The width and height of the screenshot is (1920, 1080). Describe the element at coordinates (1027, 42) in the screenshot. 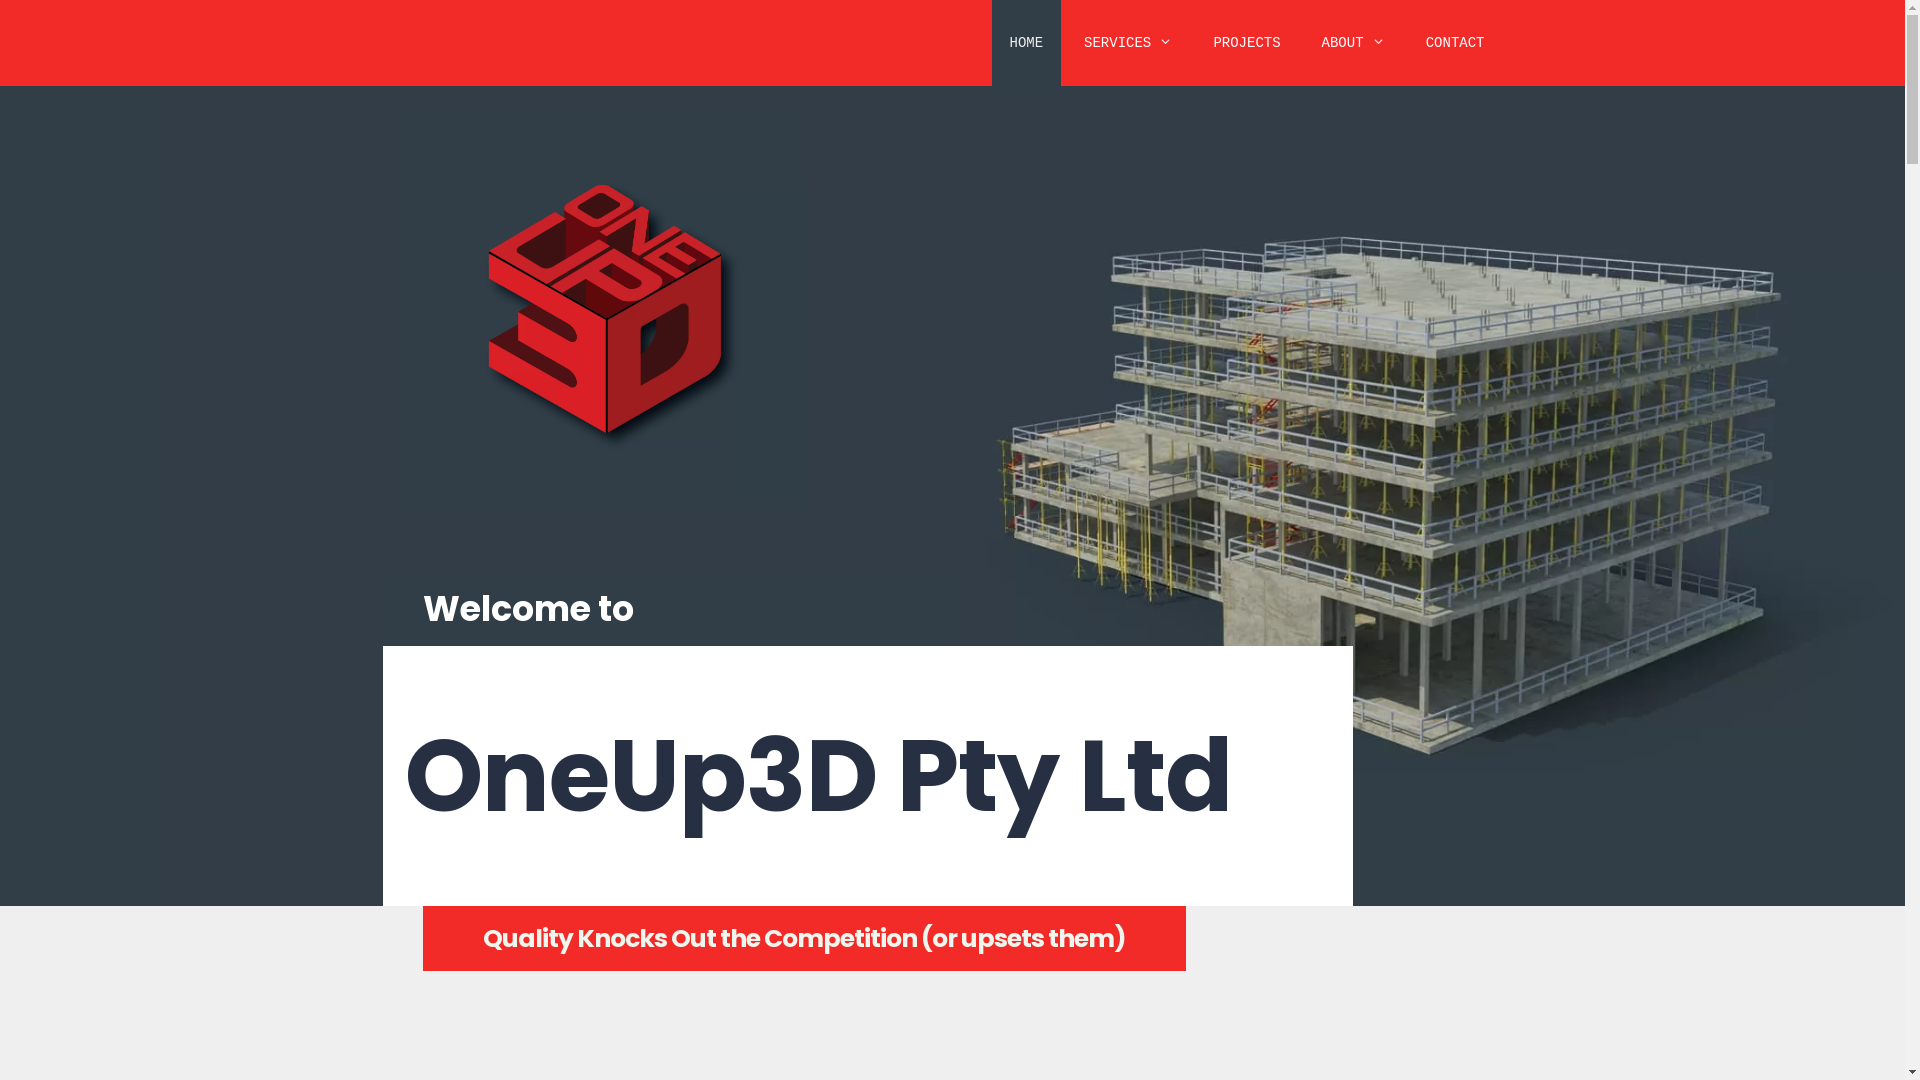

I see `'HOME'` at that location.